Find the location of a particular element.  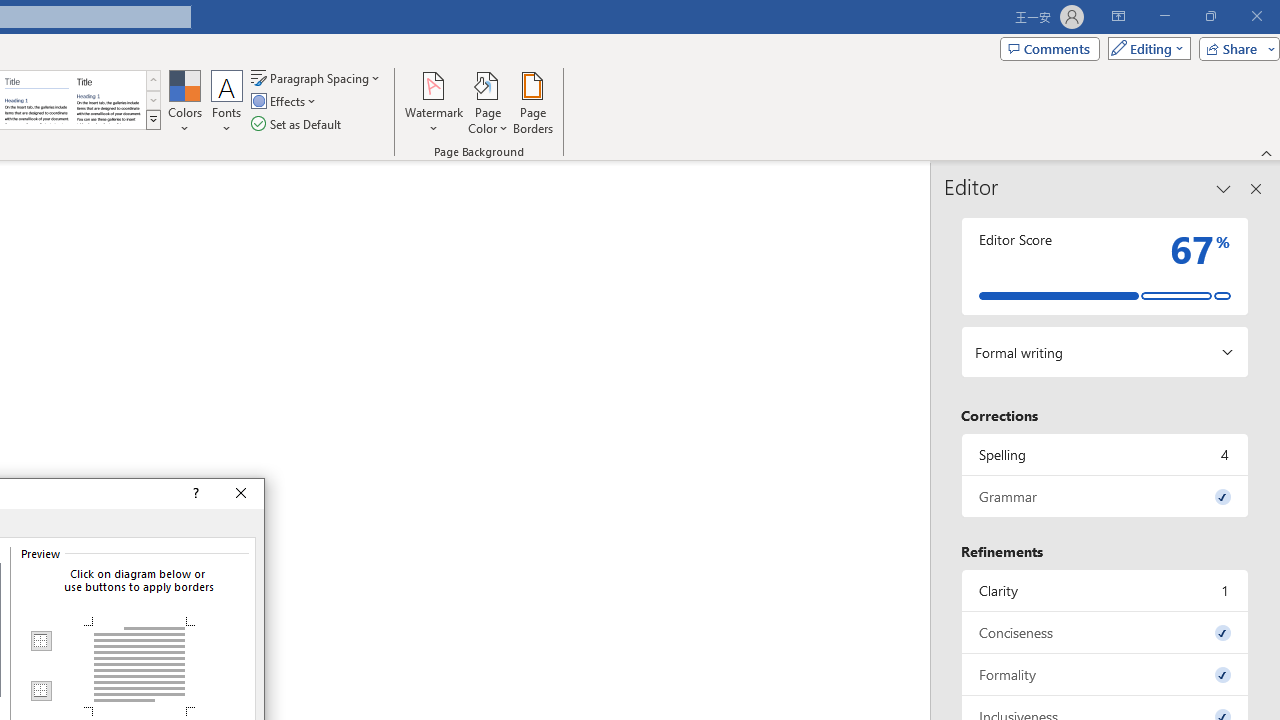

'Top Border' is located at coordinates (40, 641).